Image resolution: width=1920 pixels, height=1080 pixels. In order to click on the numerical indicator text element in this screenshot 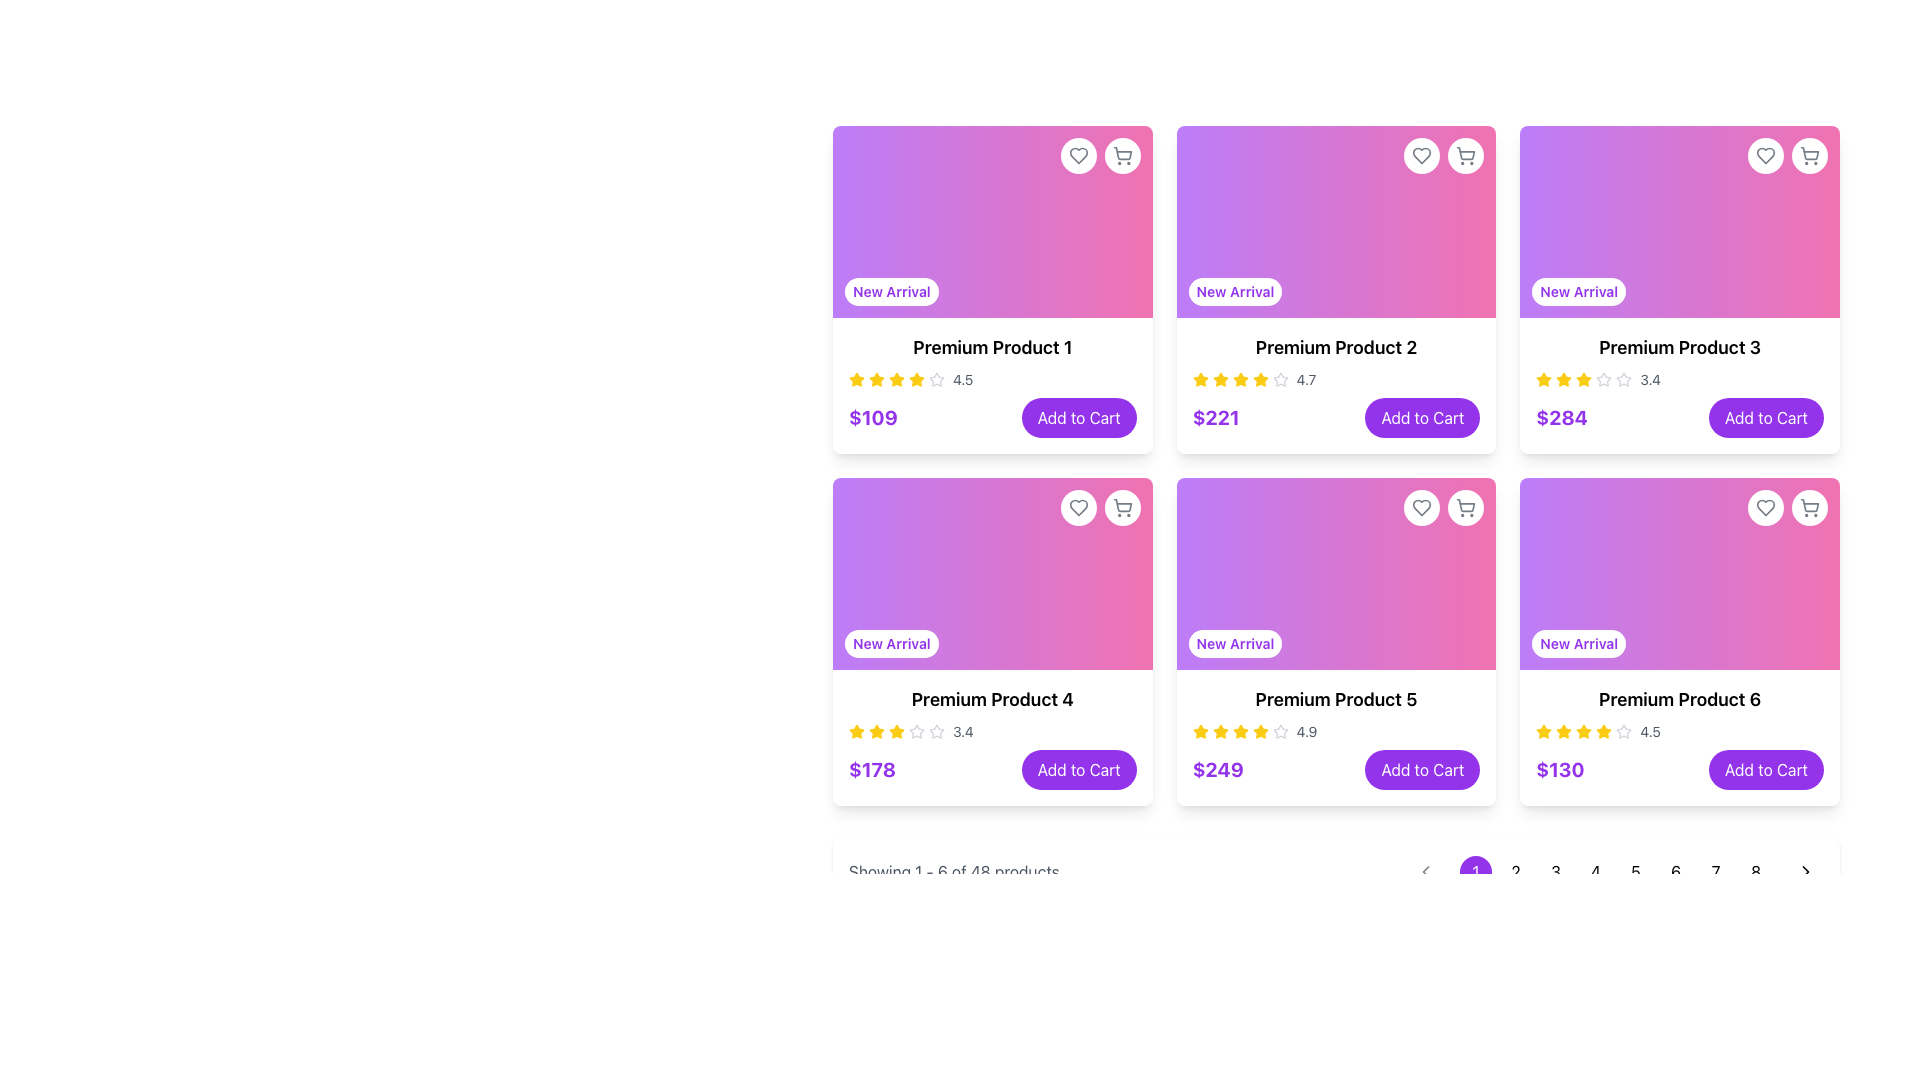, I will do `click(1306, 380)`.